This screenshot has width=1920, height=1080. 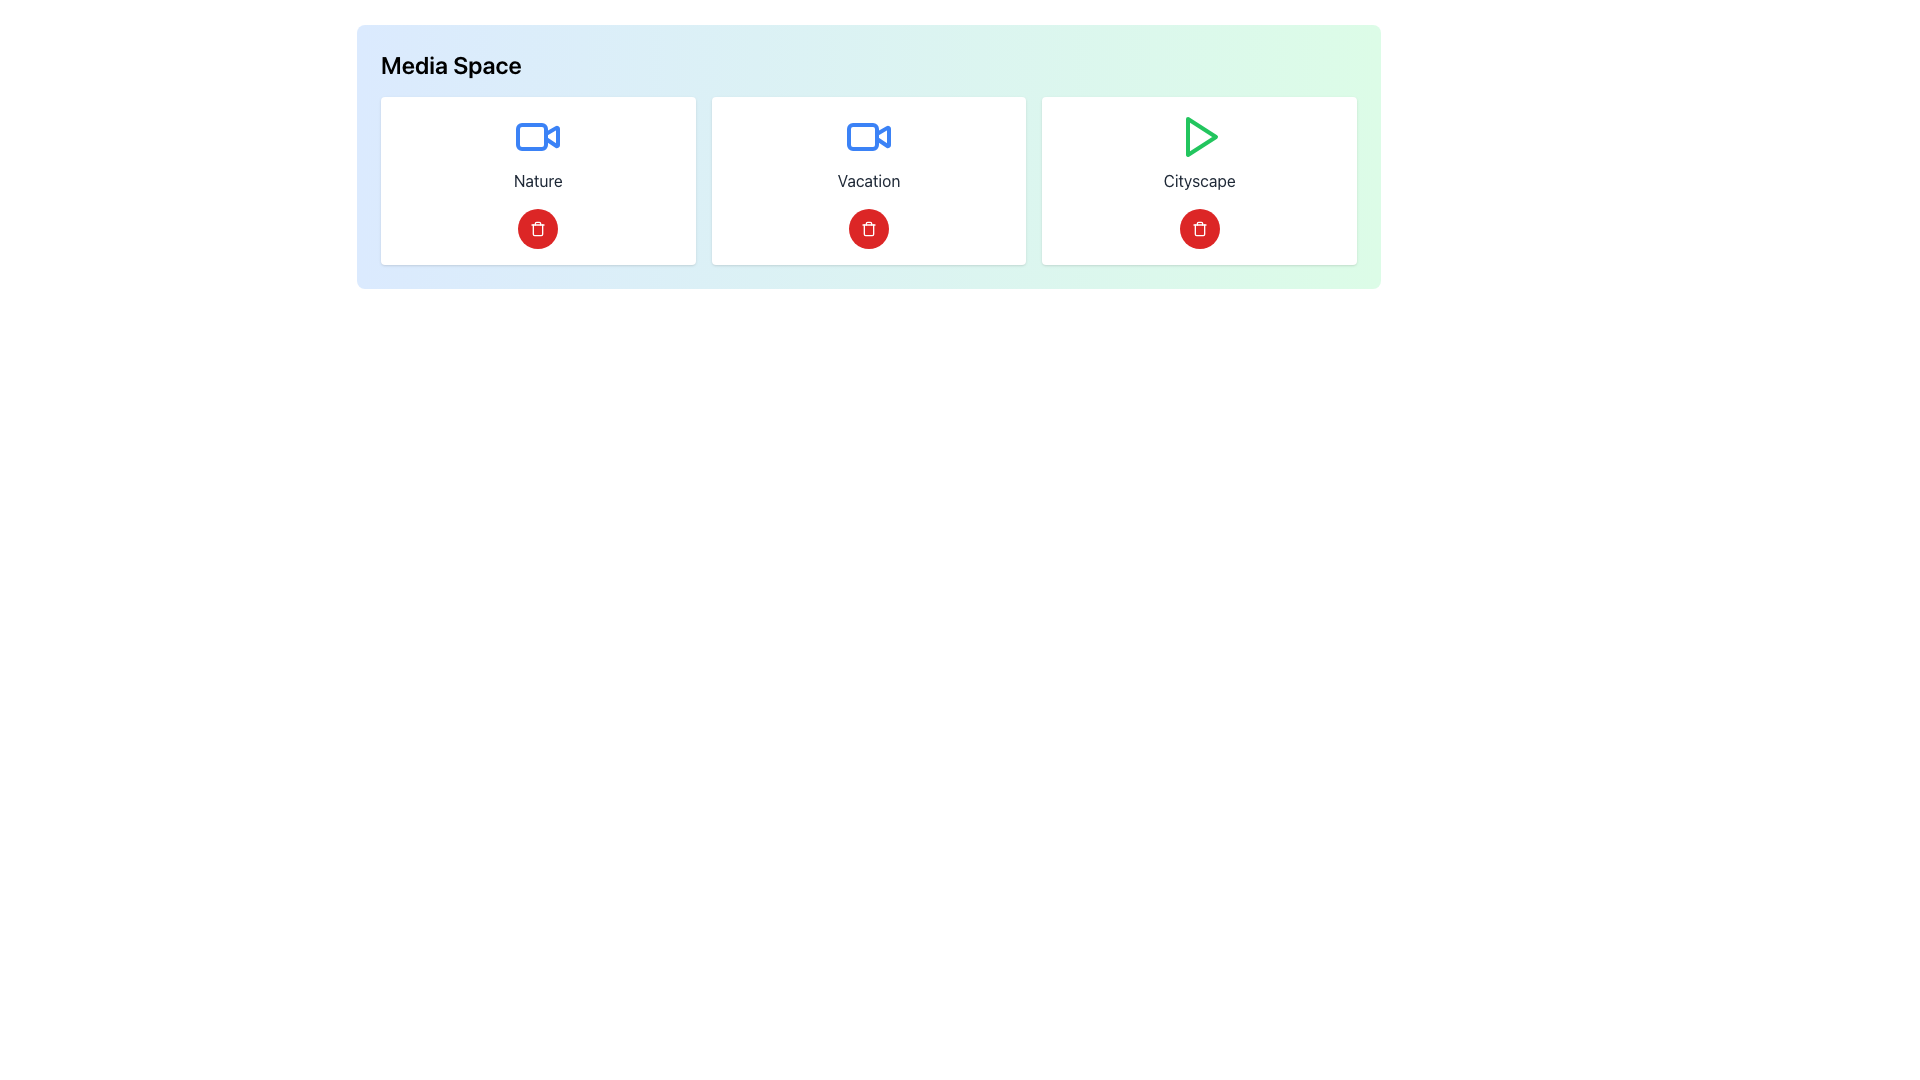 I want to click on text 'Nature' from the Card element located at the top-left of the grid, which includes an icon, label, and a red trash action button, so click(x=538, y=181).